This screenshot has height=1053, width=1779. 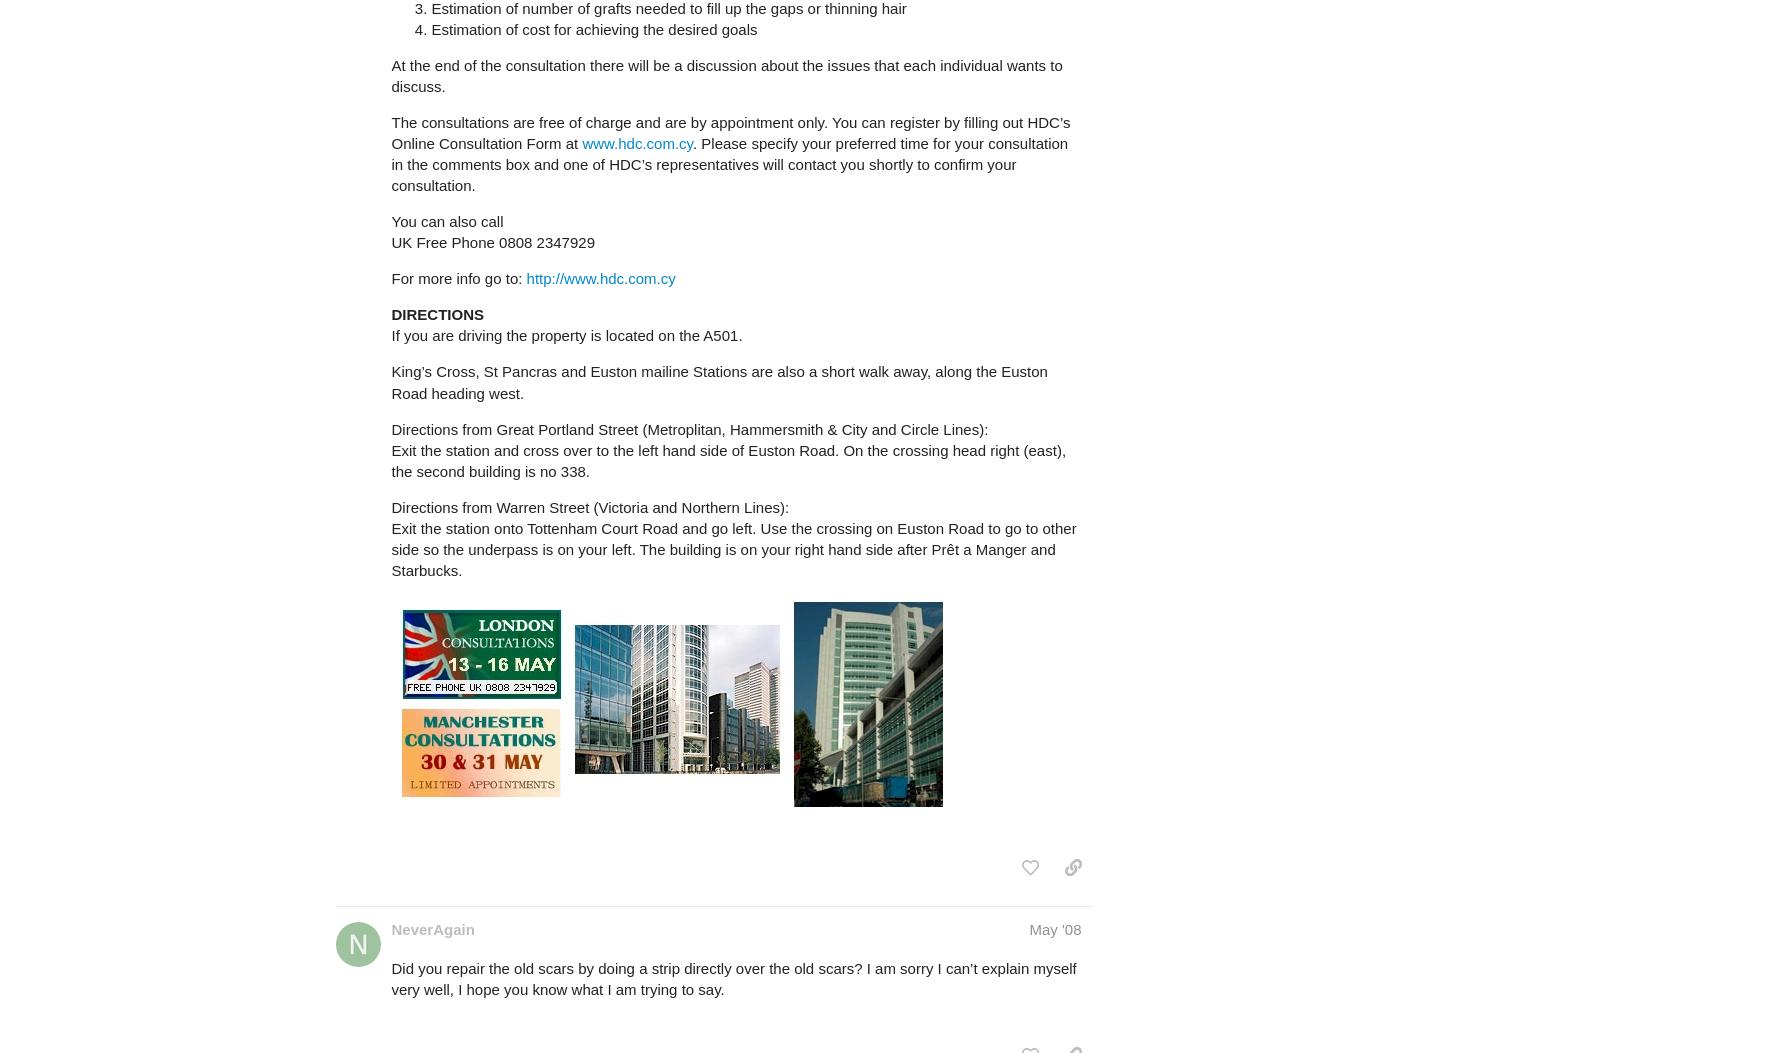 I want to click on 'May '08', so click(x=1053, y=927).